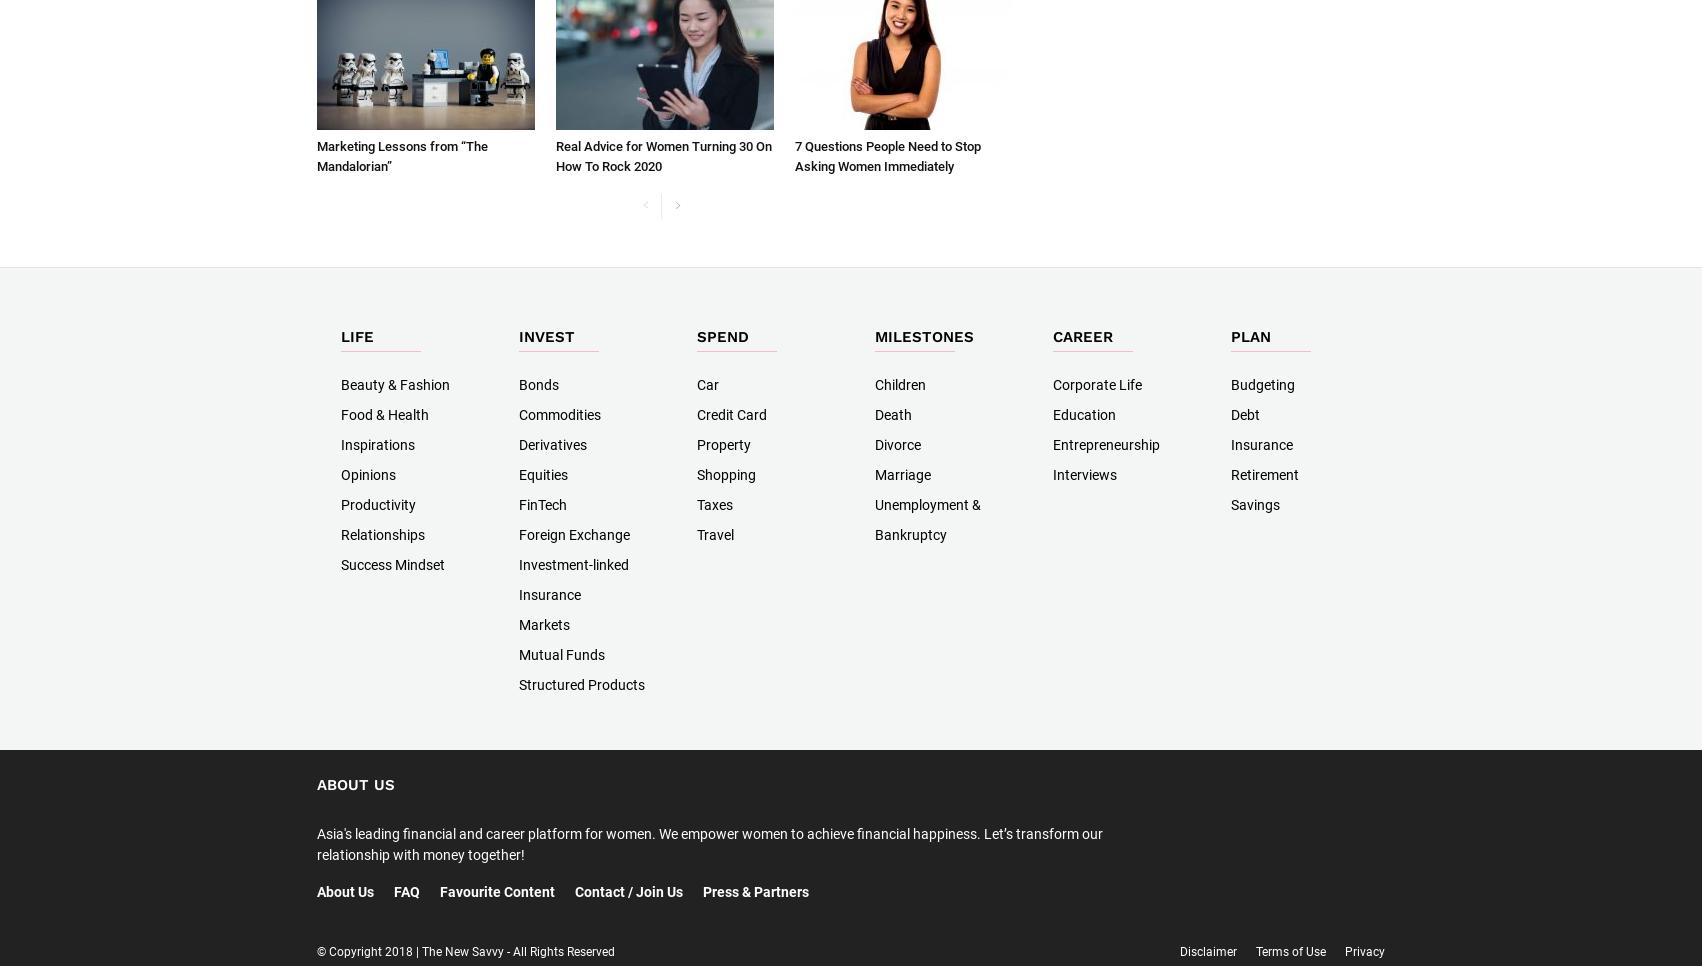 The image size is (1702, 966). Describe the element at coordinates (874, 474) in the screenshot. I see `'Marriage'` at that location.